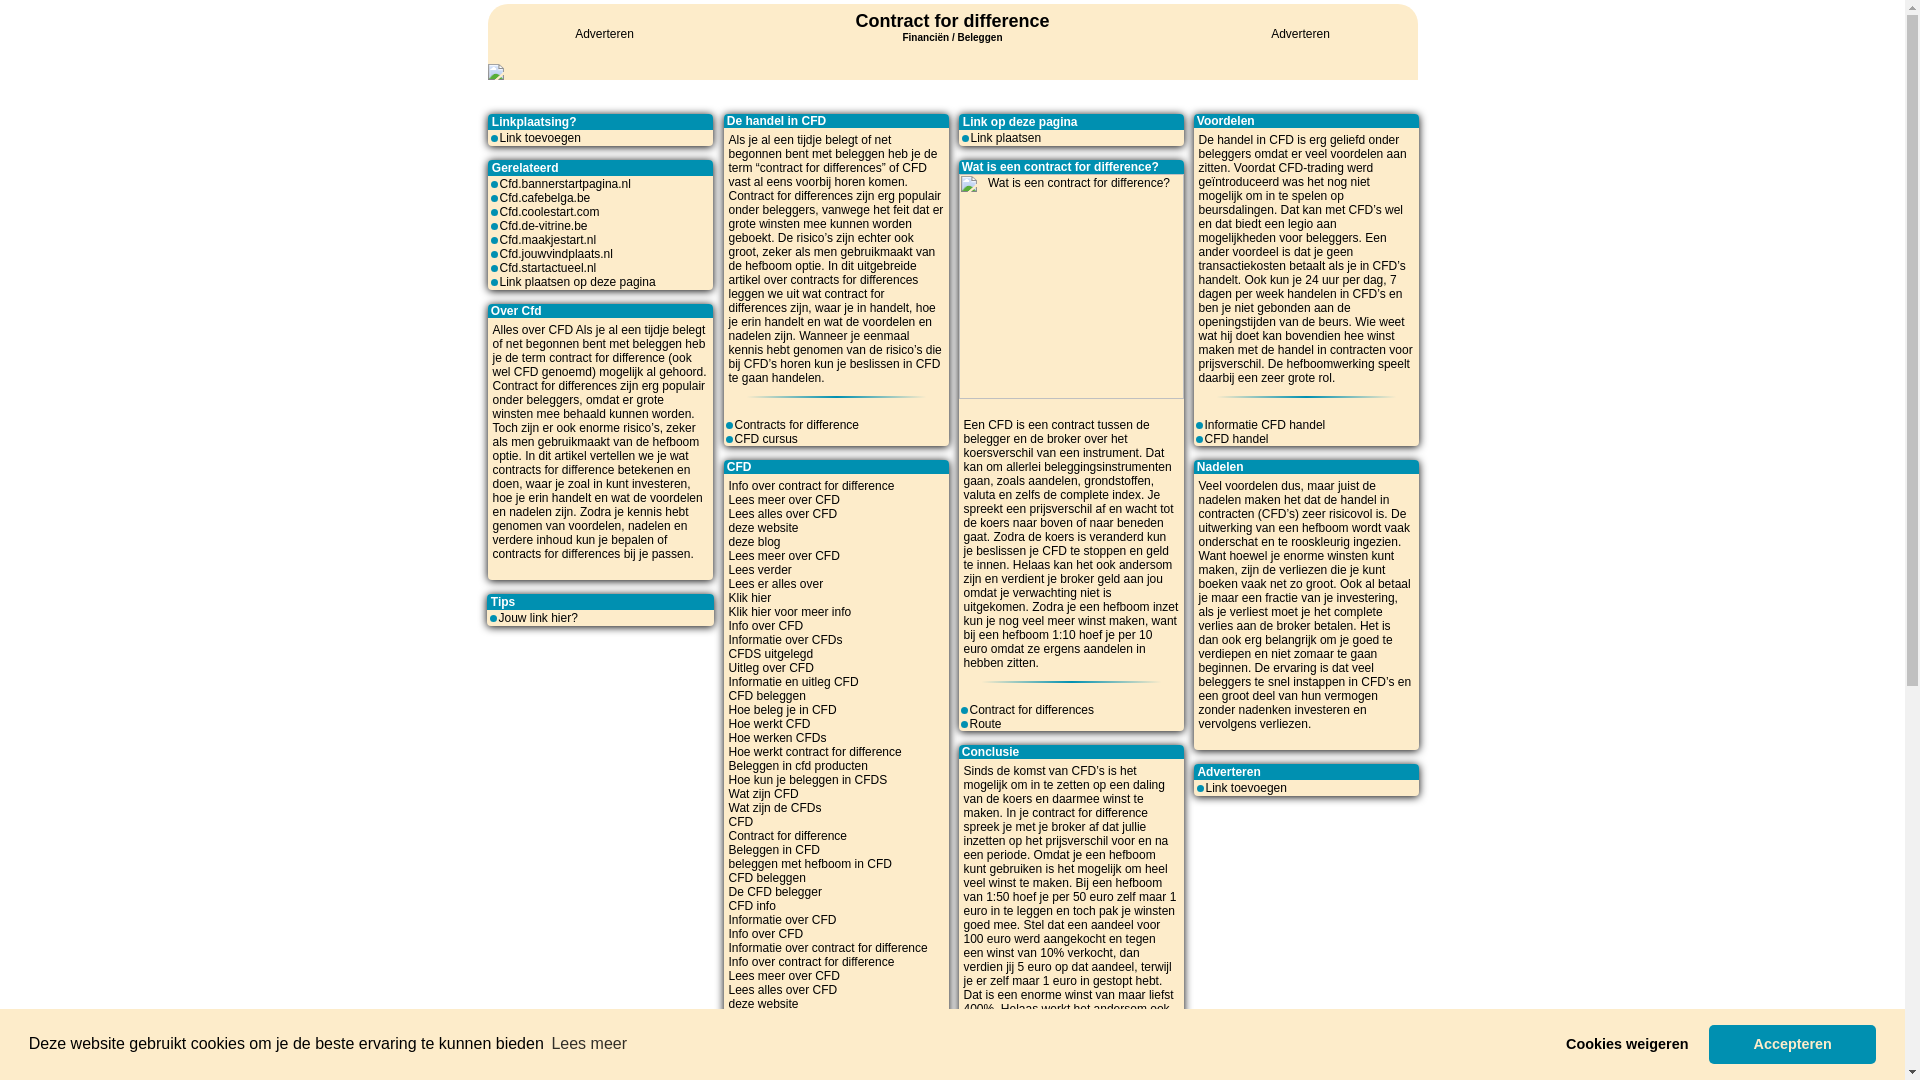 The image size is (1920, 1080). Describe the element at coordinates (1051, 481) in the screenshot. I see `'aandelen'` at that location.